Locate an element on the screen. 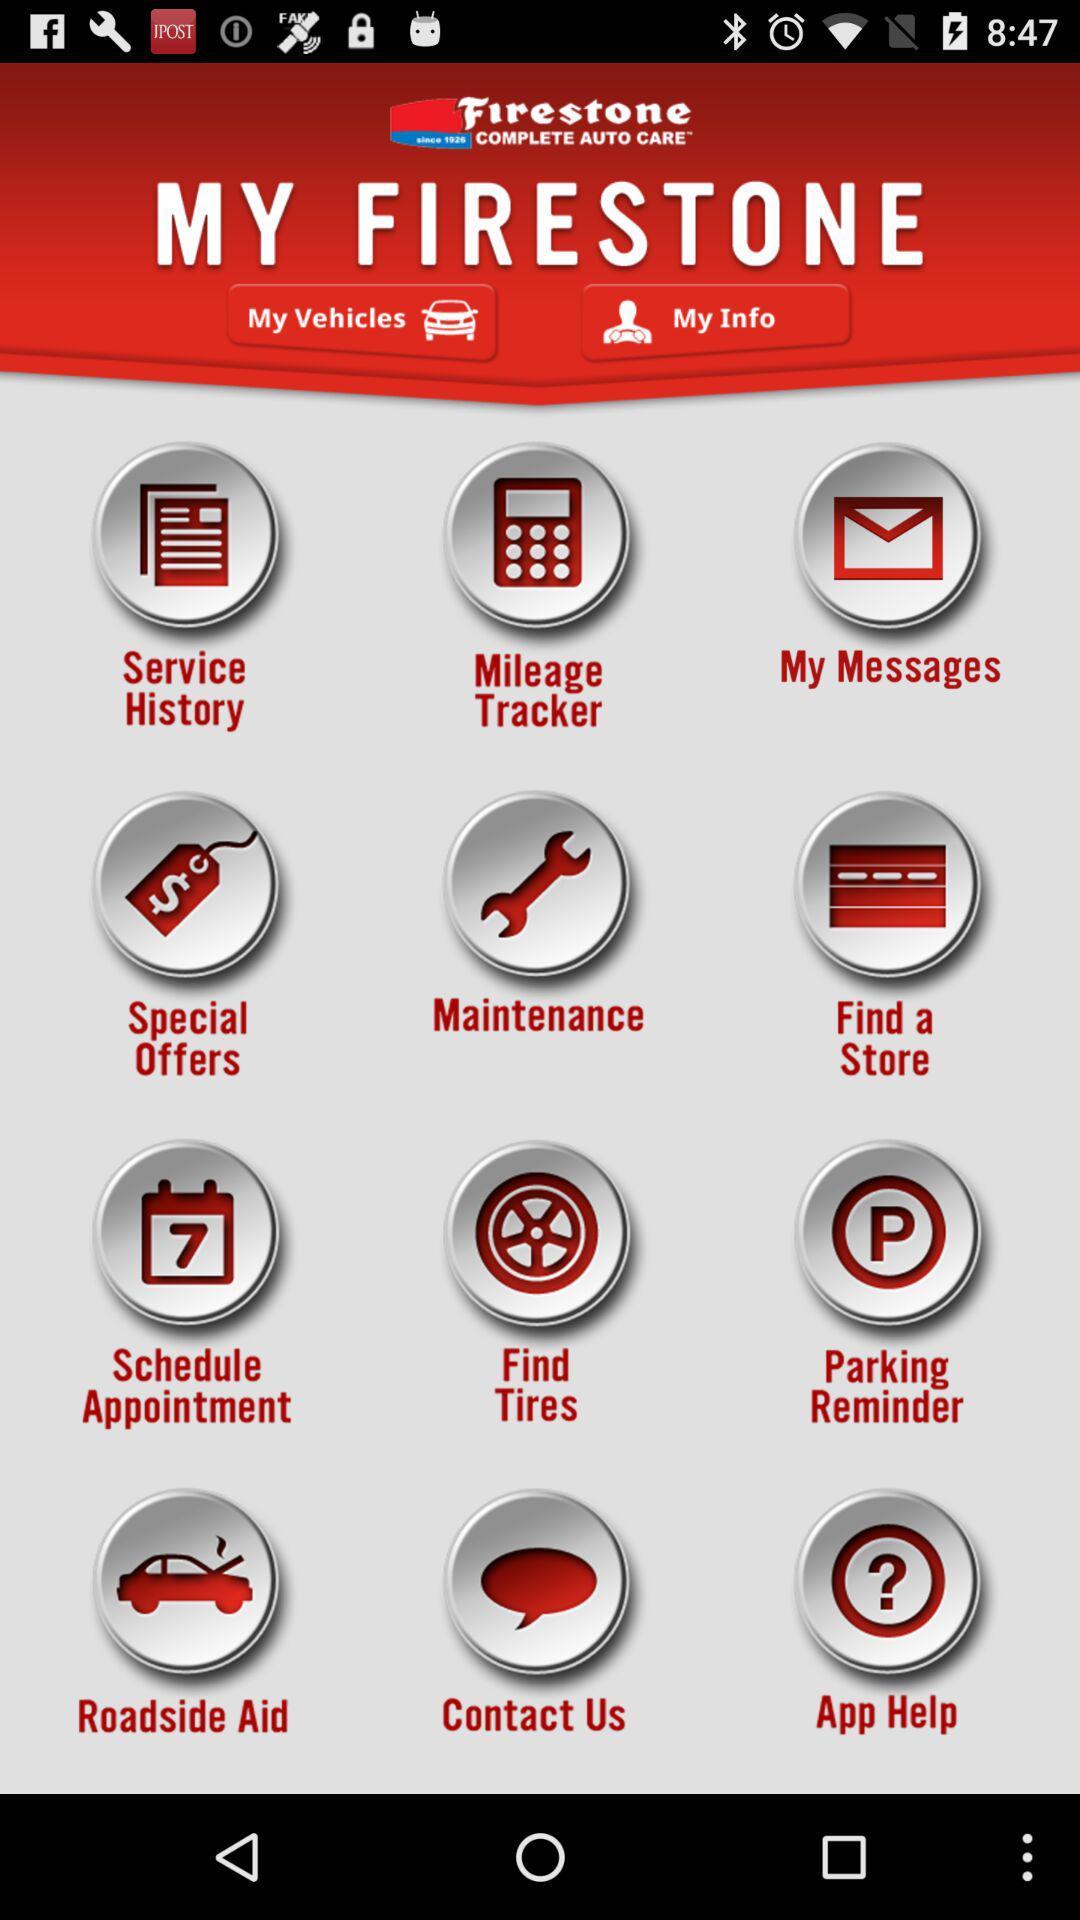  manage the tires lifetime is located at coordinates (540, 586).